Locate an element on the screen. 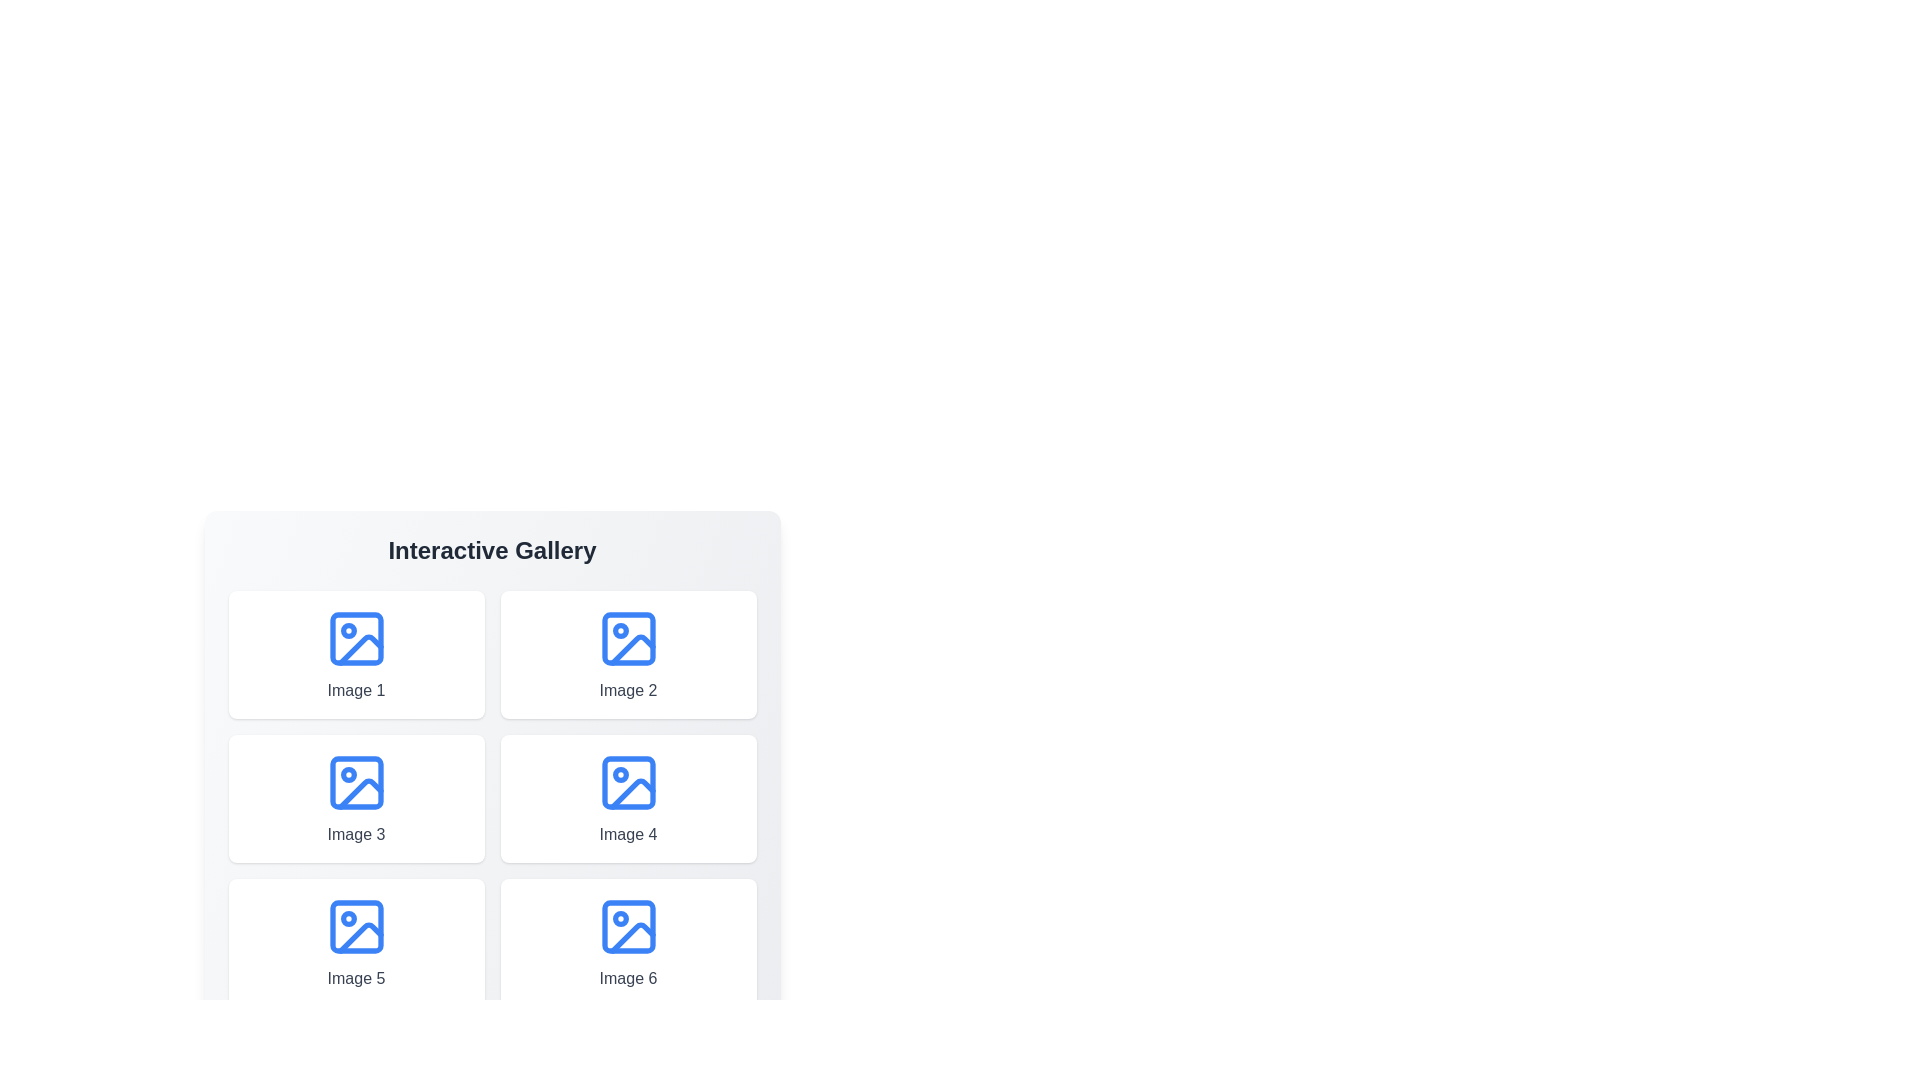 The height and width of the screenshot is (1080, 1920). the image titled 'Image 1' to see its hover effect is located at coordinates (356, 655).